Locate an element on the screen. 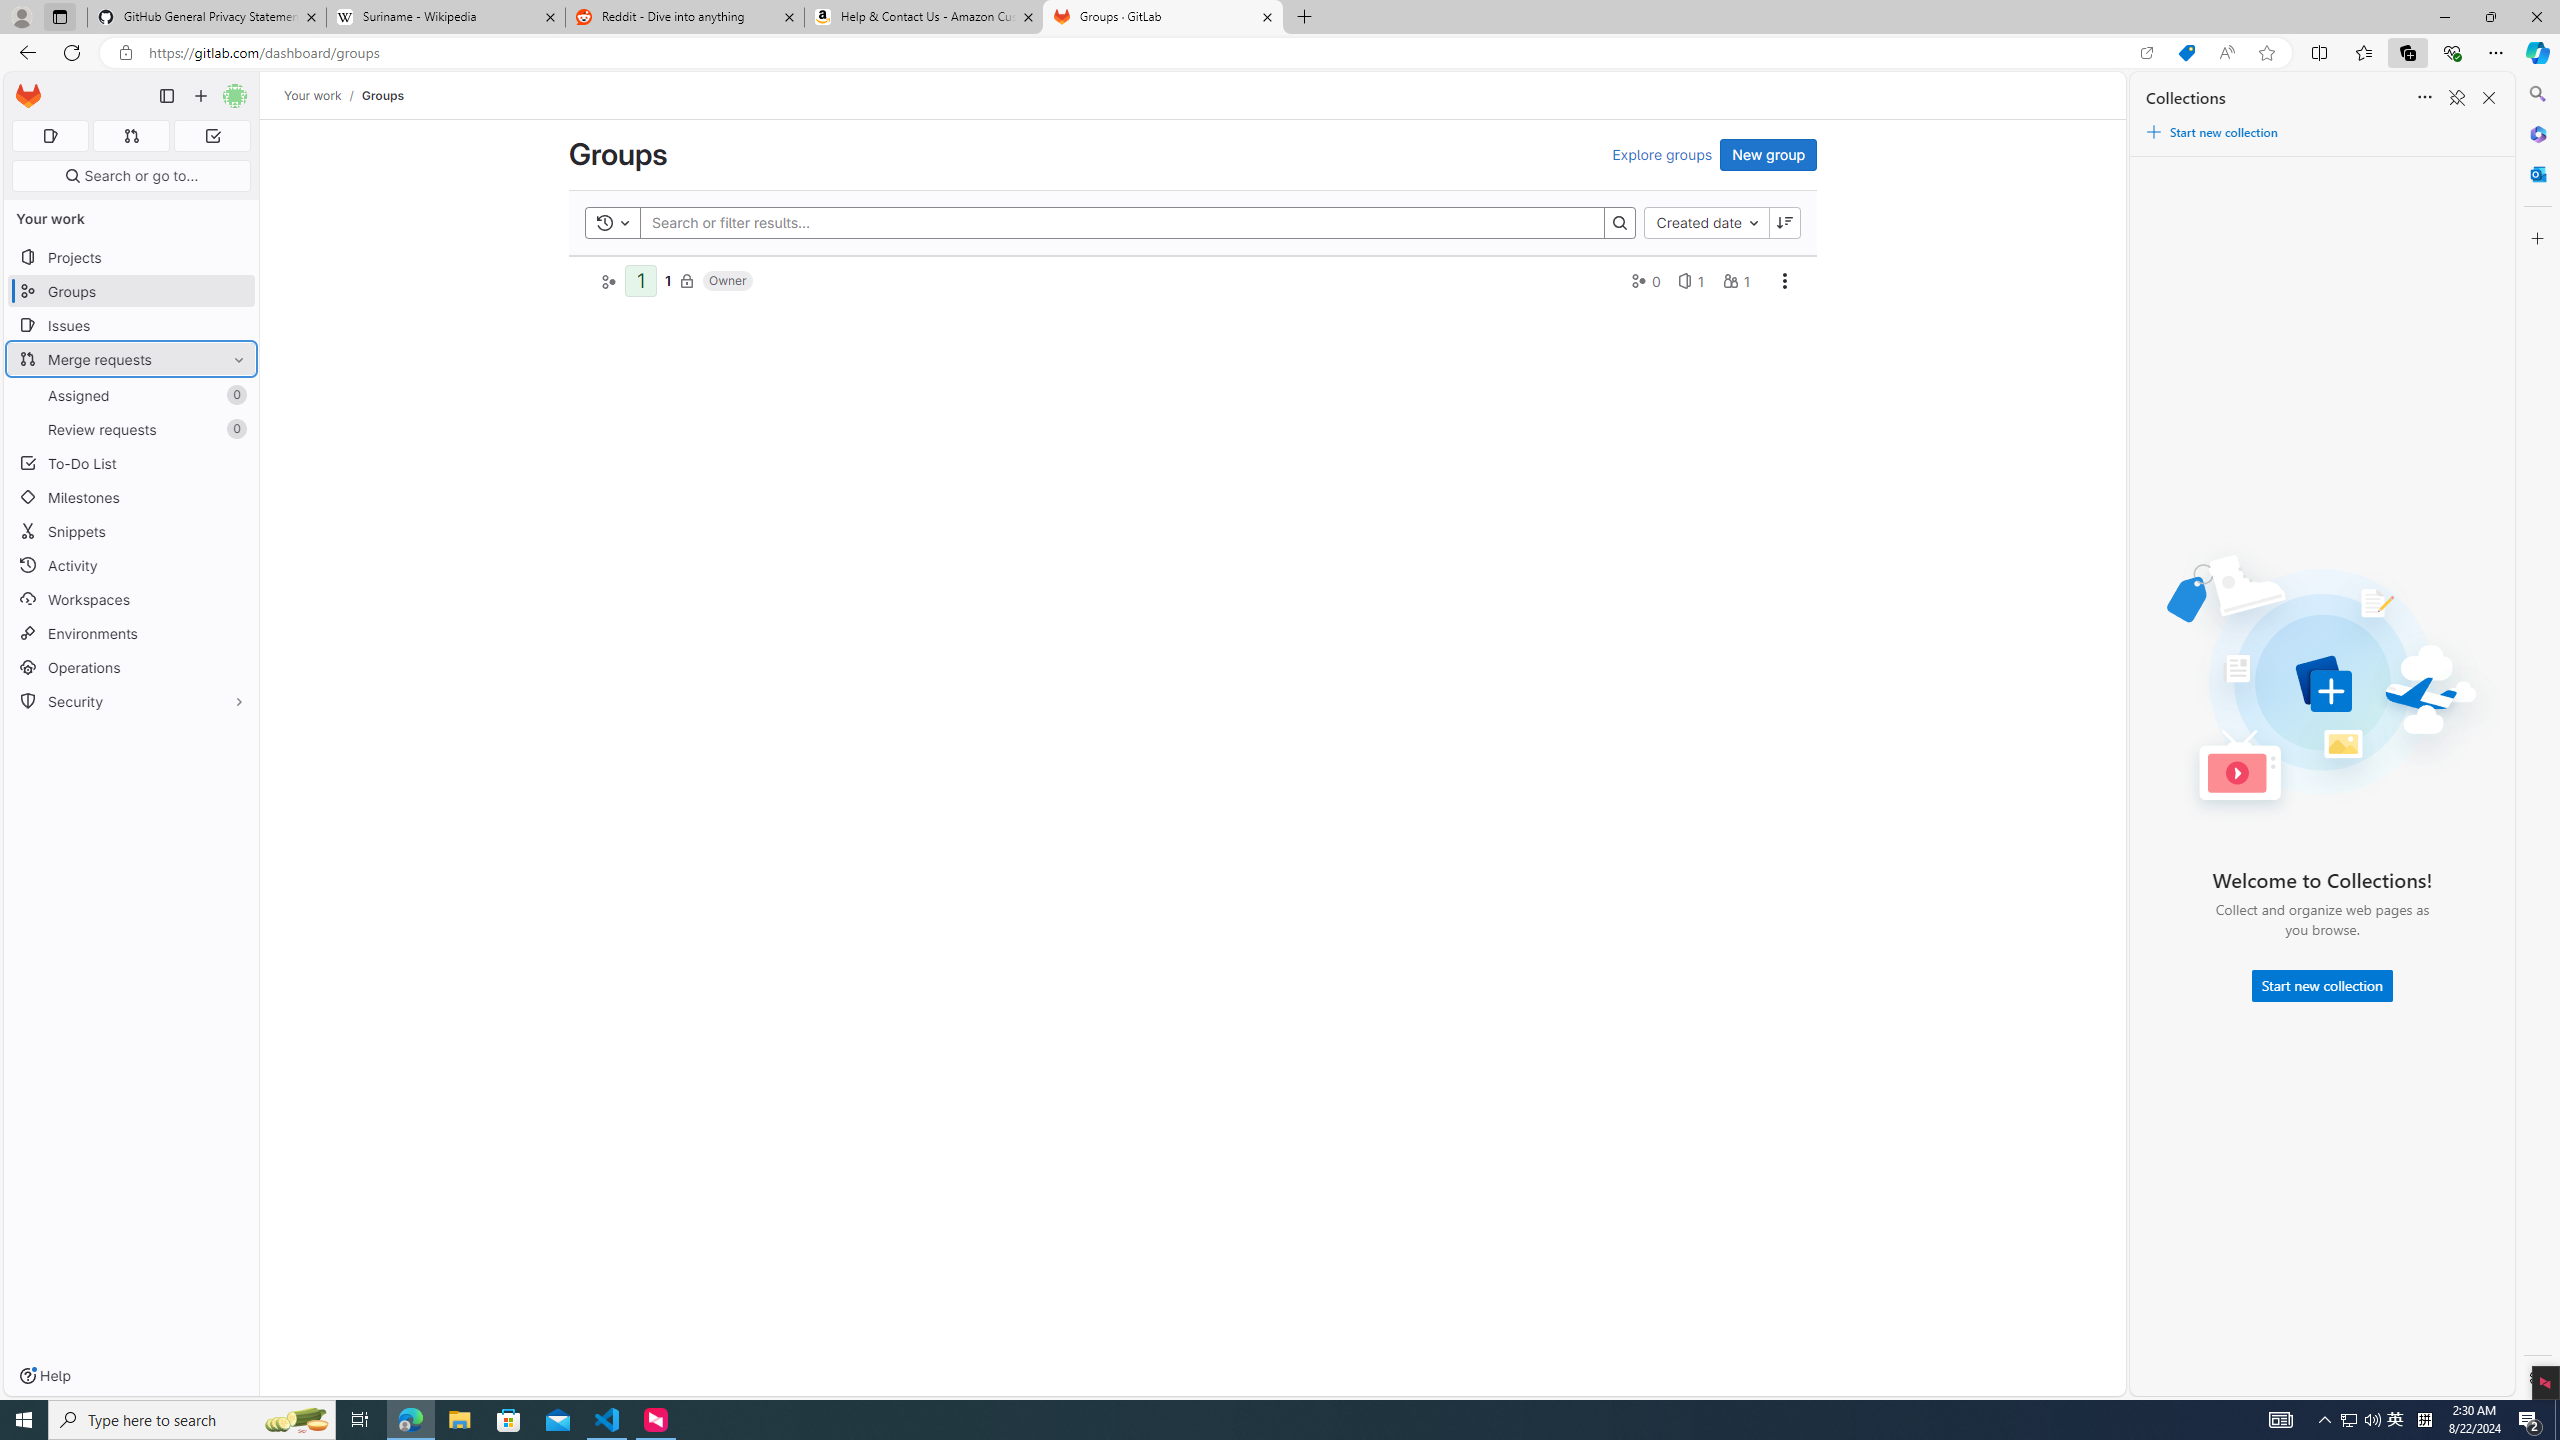  'Merge requests' is located at coordinates (130, 359).